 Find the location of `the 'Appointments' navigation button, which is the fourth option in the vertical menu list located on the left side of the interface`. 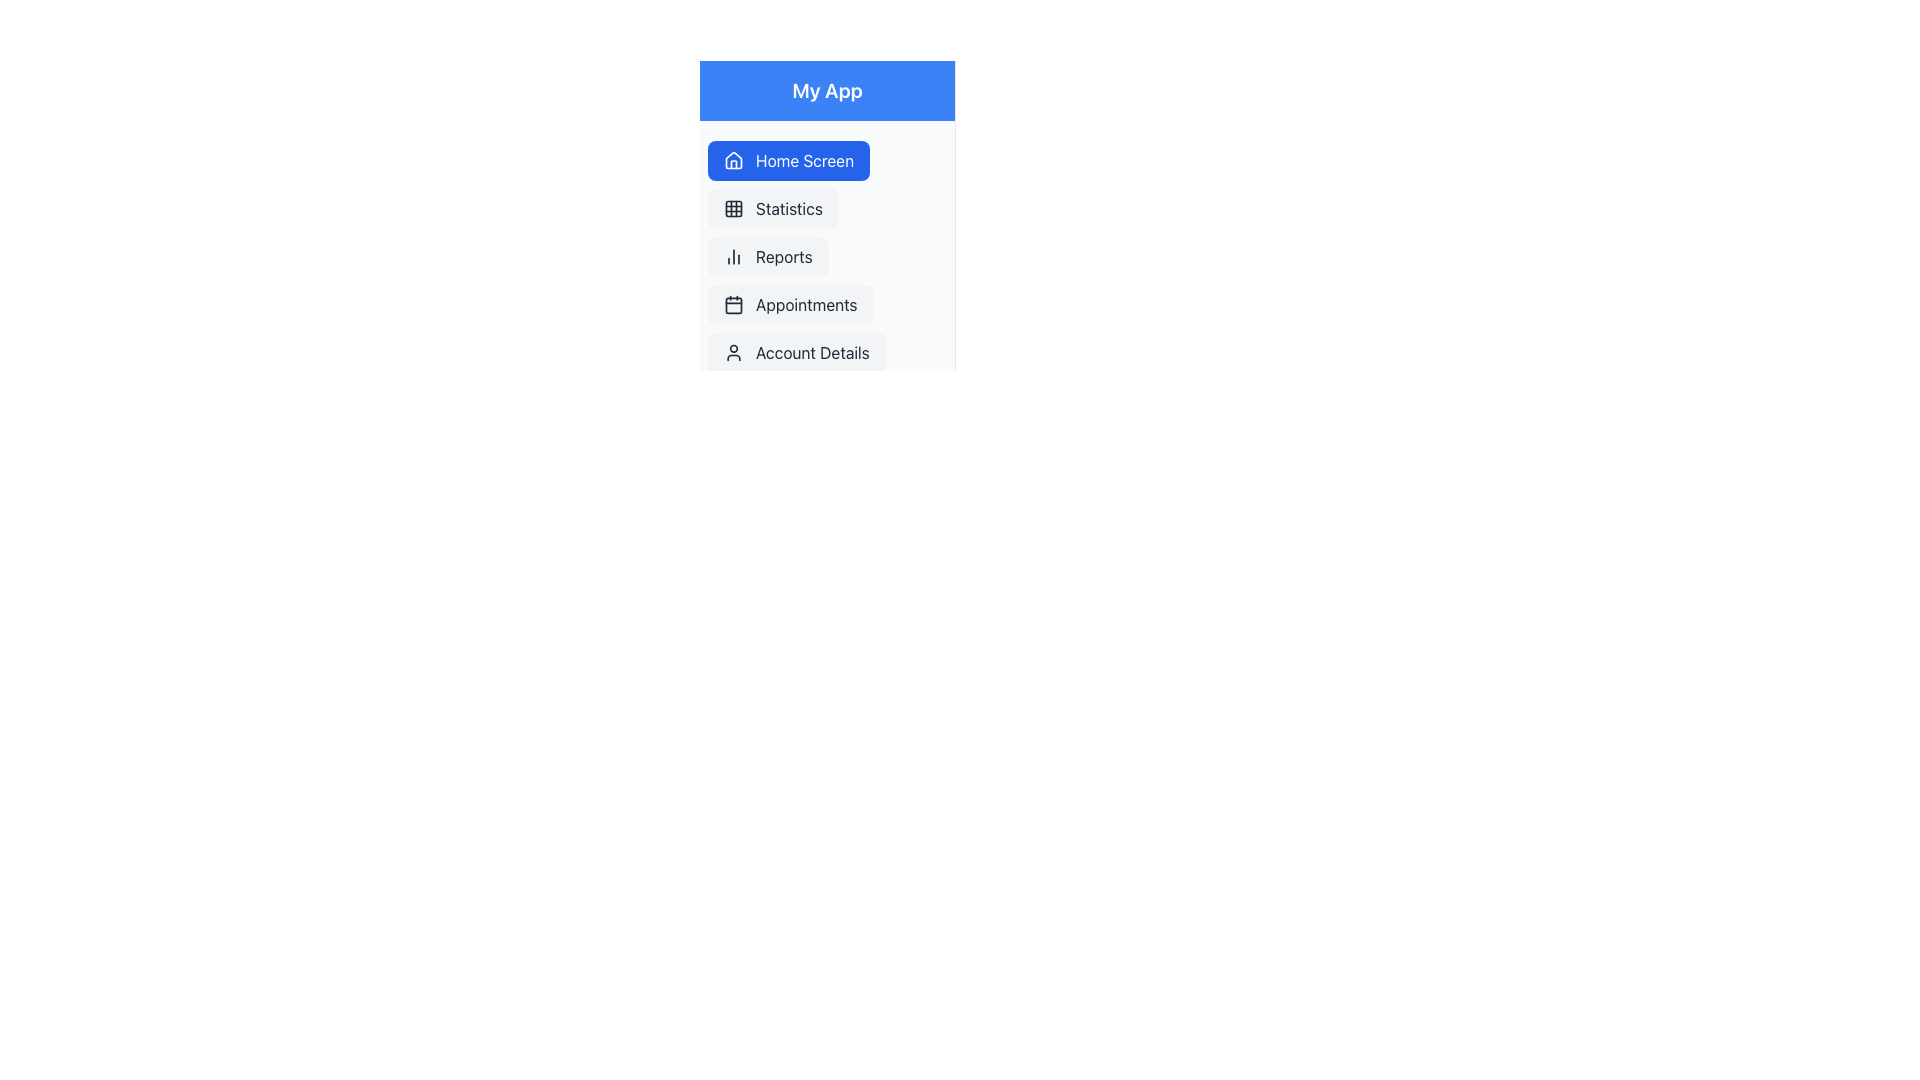

the 'Appointments' navigation button, which is the fourth option in the vertical menu list located on the left side of the interface is located at coordinates (789, 304).